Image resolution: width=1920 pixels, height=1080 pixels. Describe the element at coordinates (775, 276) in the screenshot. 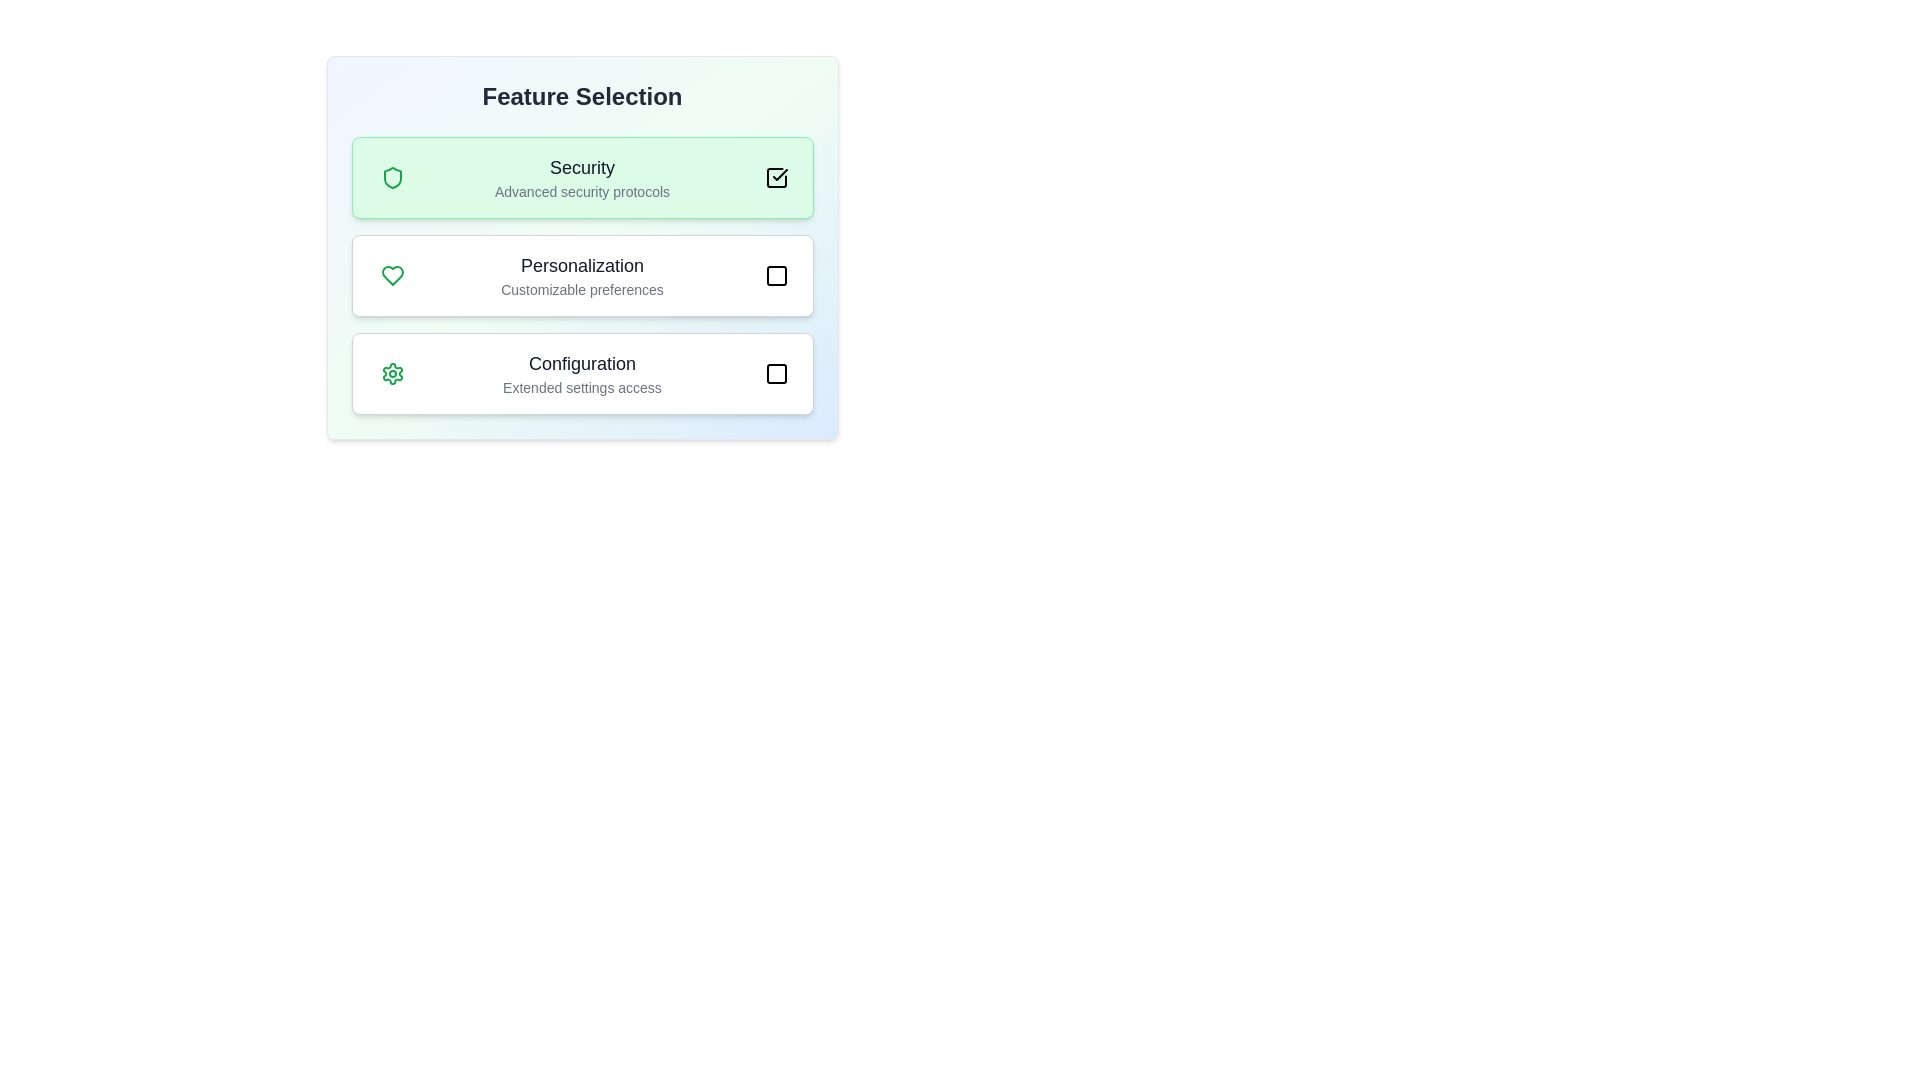

I see `the toggle button in the 'Personalization' section to change its state` at that location.